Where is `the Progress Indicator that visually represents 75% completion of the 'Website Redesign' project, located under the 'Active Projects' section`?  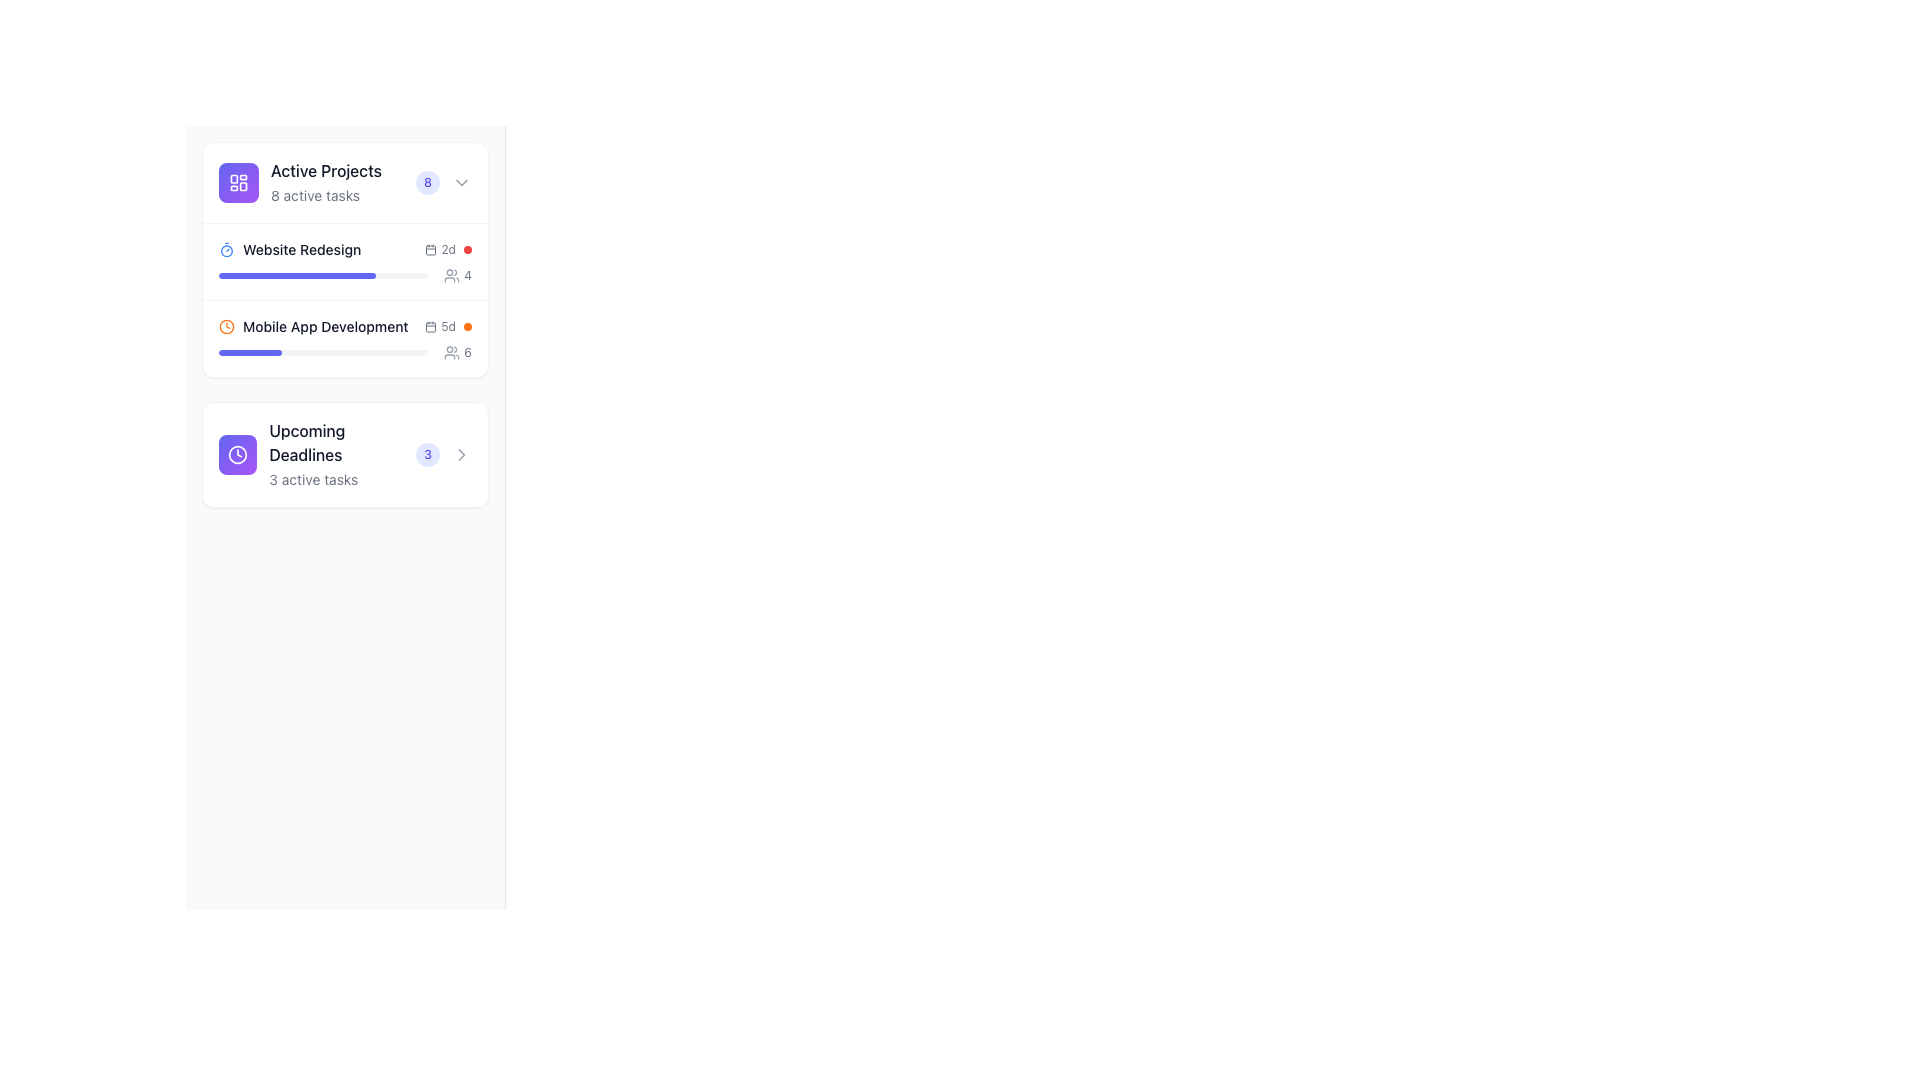
the Progress Indicator that visually represents 75% completion of the 'Website Redesign' project, located under the 'Active Projects' section is located at coordinates (296, 276).